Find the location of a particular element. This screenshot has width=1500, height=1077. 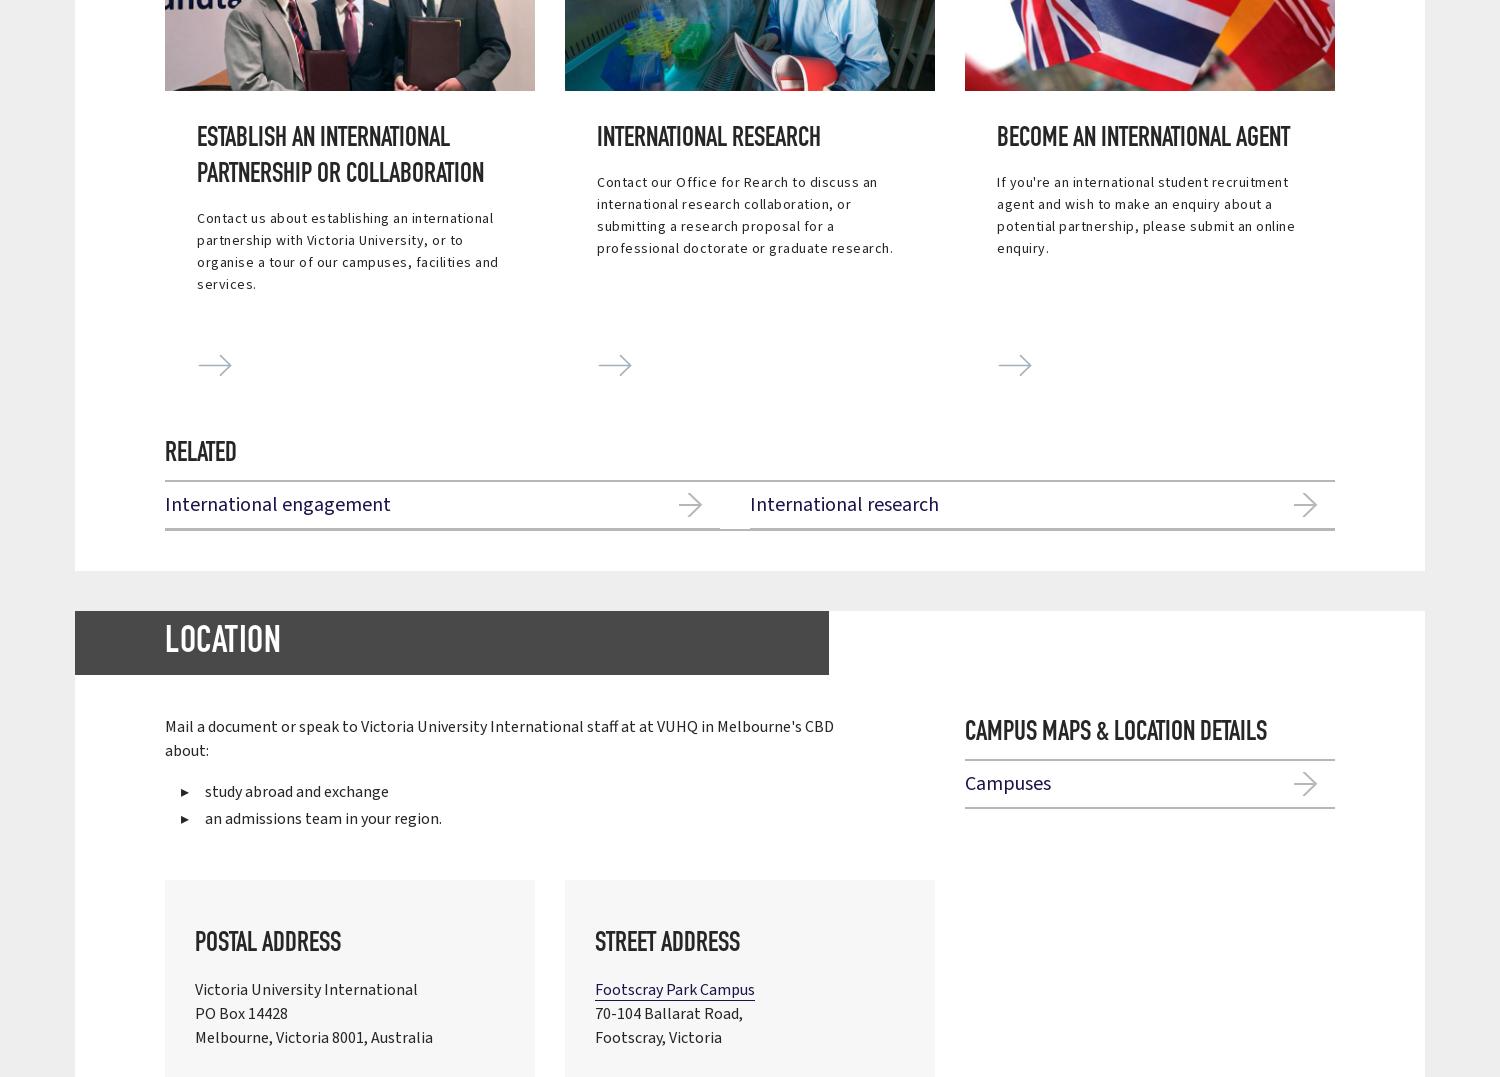

'Location' is located at coordinates (165, 642).